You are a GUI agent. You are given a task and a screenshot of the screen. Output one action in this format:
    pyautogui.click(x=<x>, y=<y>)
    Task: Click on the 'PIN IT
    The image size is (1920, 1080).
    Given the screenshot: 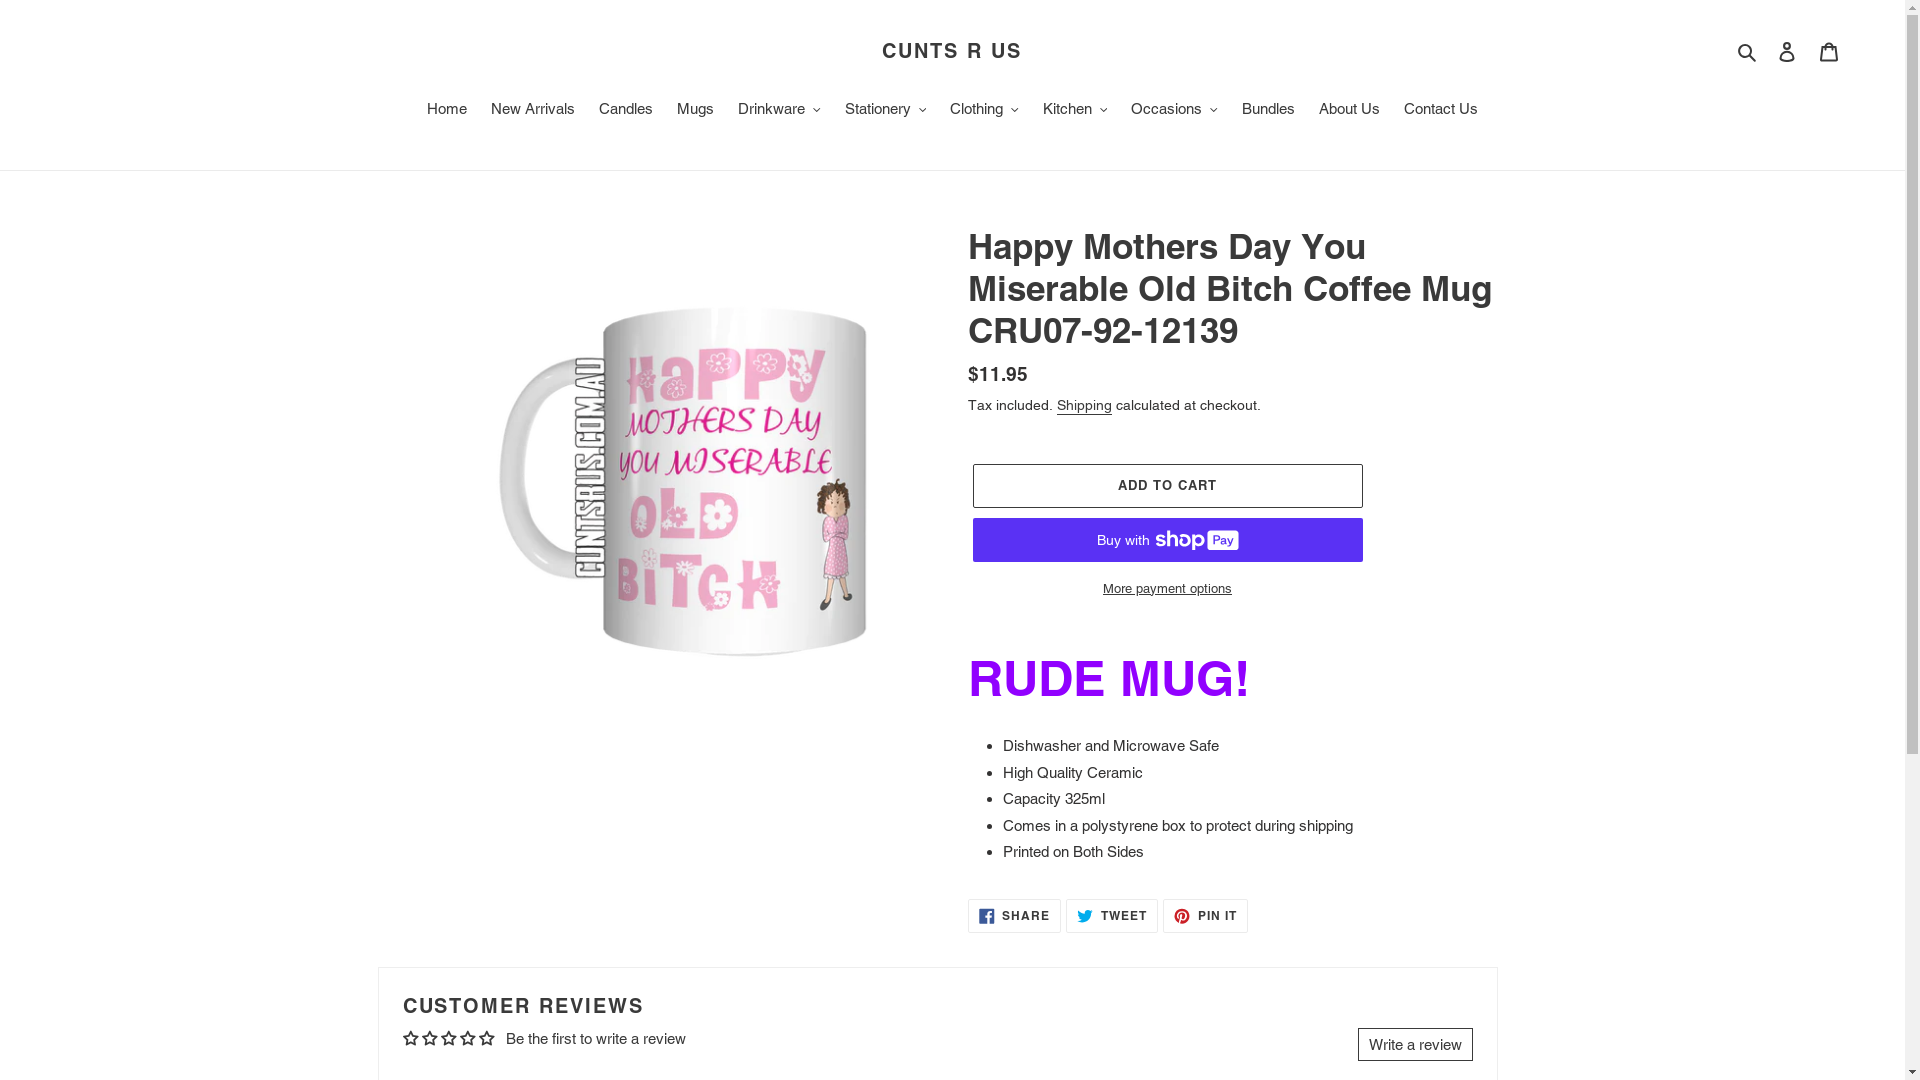 What is the action you would take?
    pyautogui.click(x=1162, y=915)
    